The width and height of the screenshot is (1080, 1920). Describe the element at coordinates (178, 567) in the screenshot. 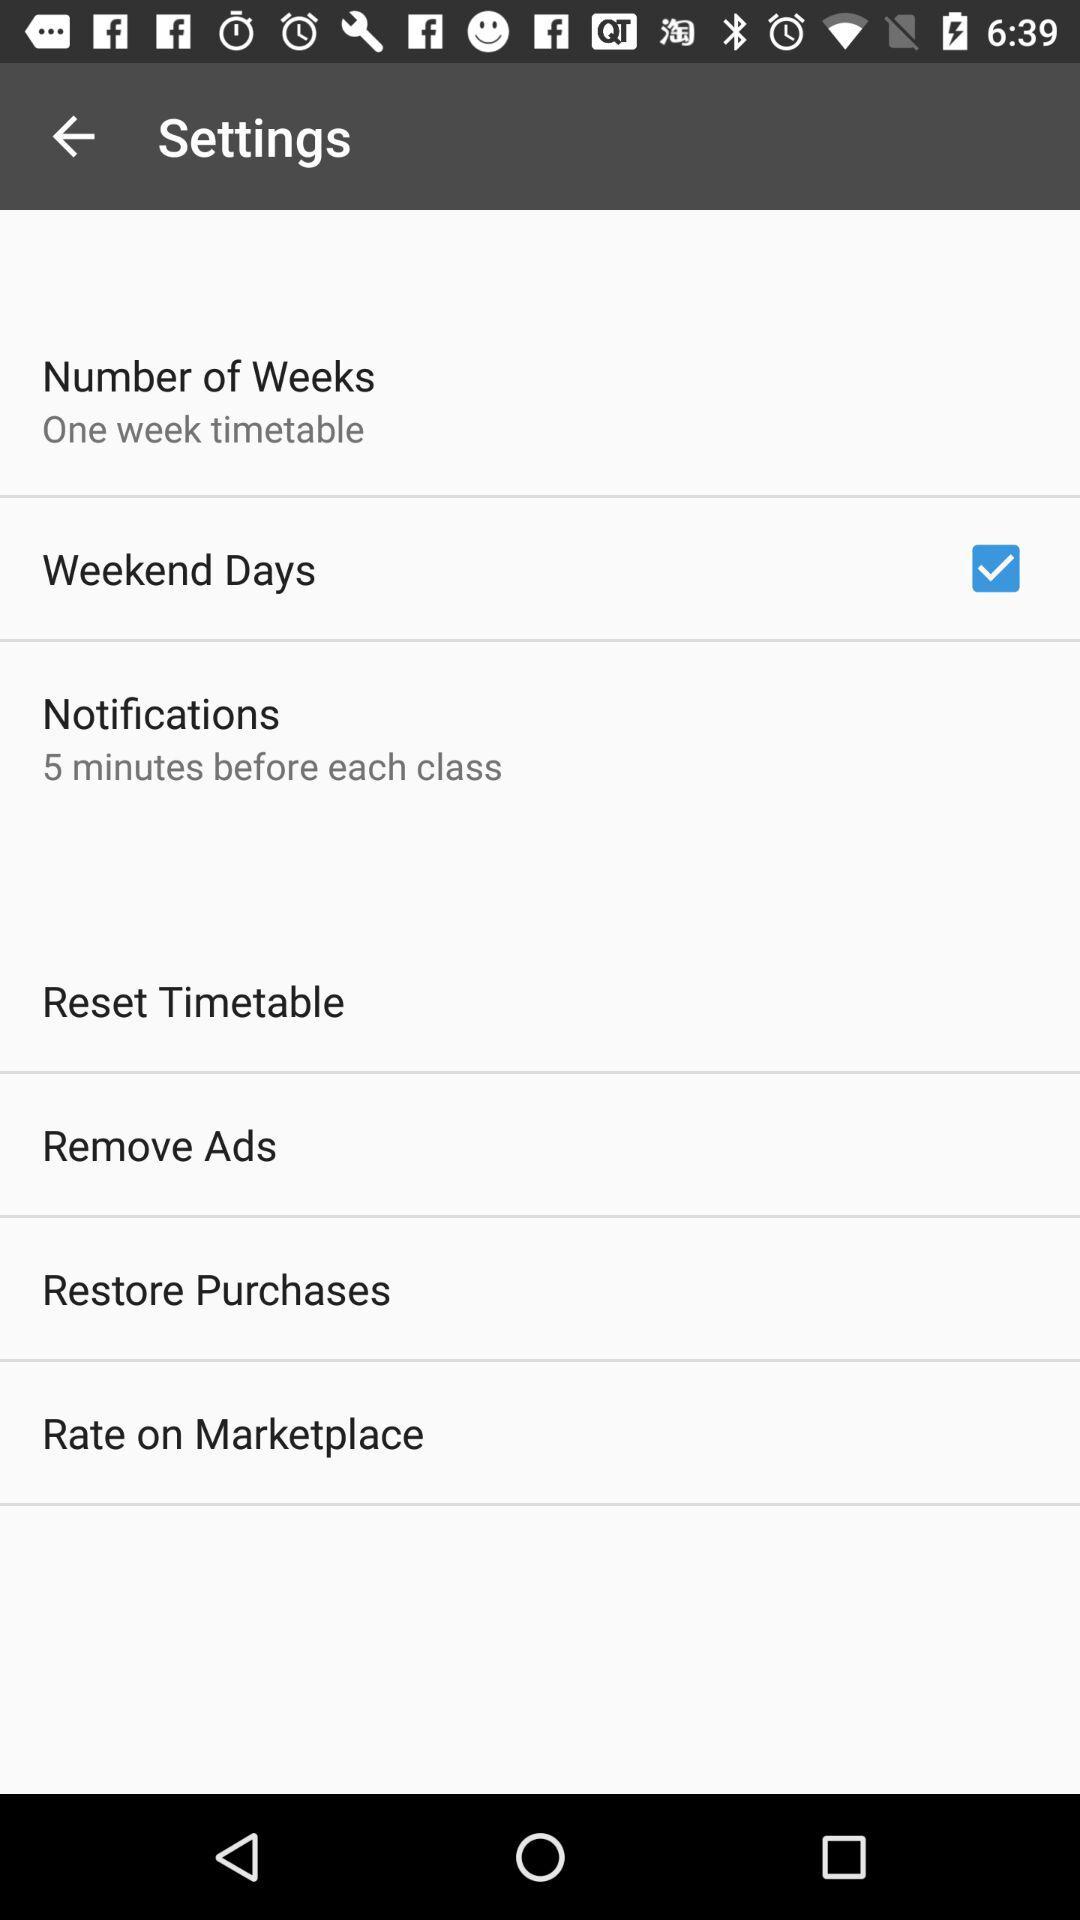

I see `the weekend days` at that location.